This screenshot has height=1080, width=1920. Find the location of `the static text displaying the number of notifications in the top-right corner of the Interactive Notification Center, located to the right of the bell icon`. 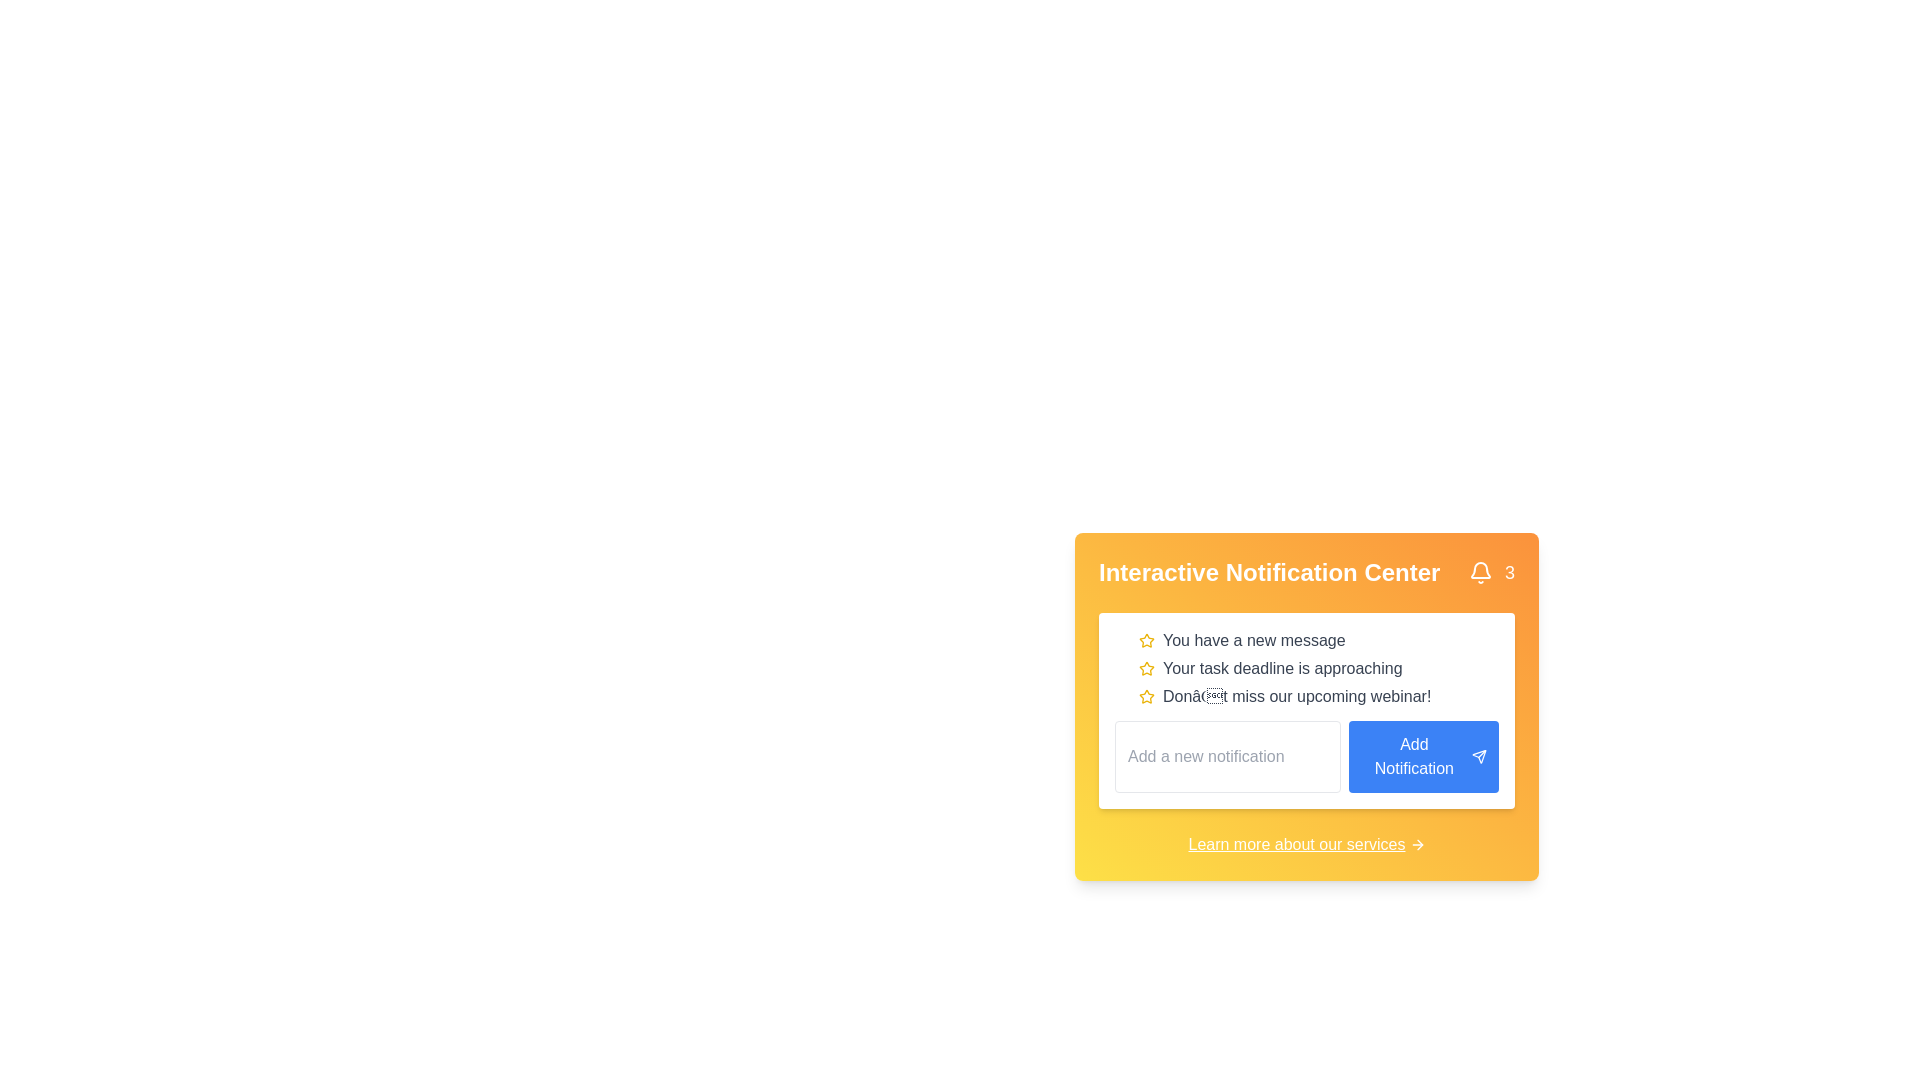

the static text displaying the number of notifications in the top-right corner of the Interactive Notification Center, located to the right of the bell icon is located at coordinates (1492, 573).